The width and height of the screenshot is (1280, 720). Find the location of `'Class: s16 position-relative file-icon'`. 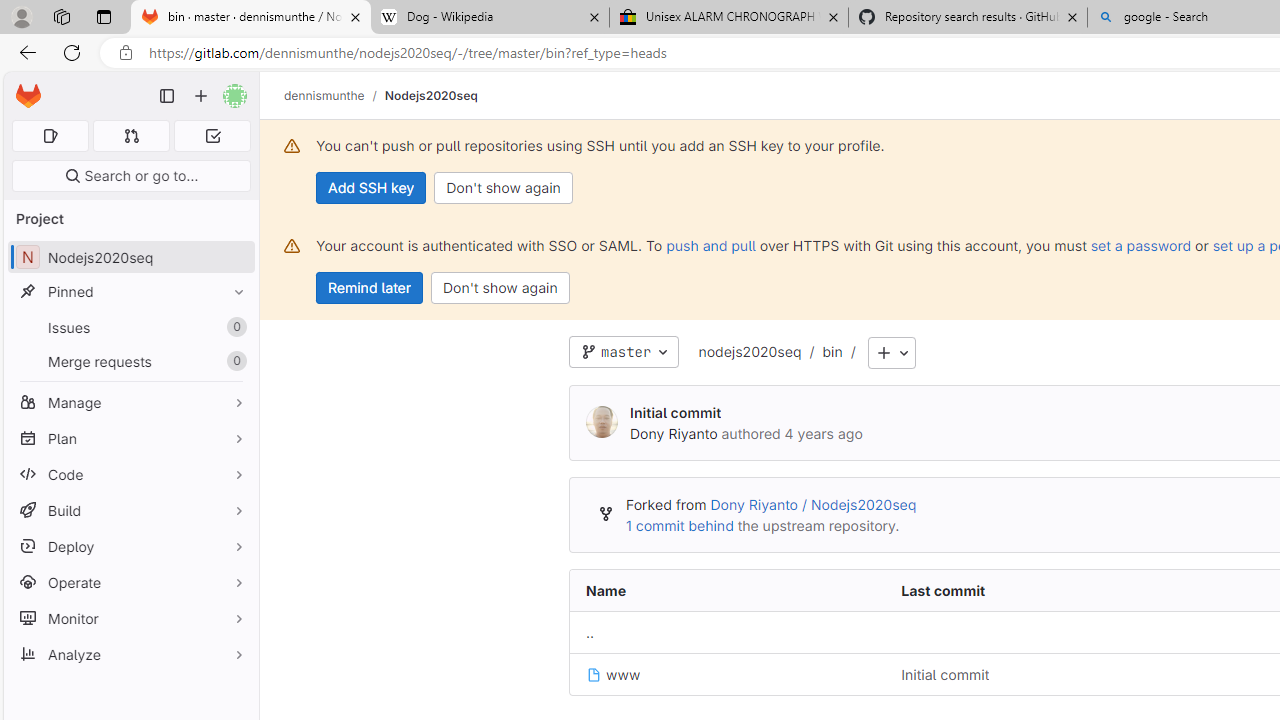

'Class: s16 position-relative file-icon' is located at coordinates (592, 675).